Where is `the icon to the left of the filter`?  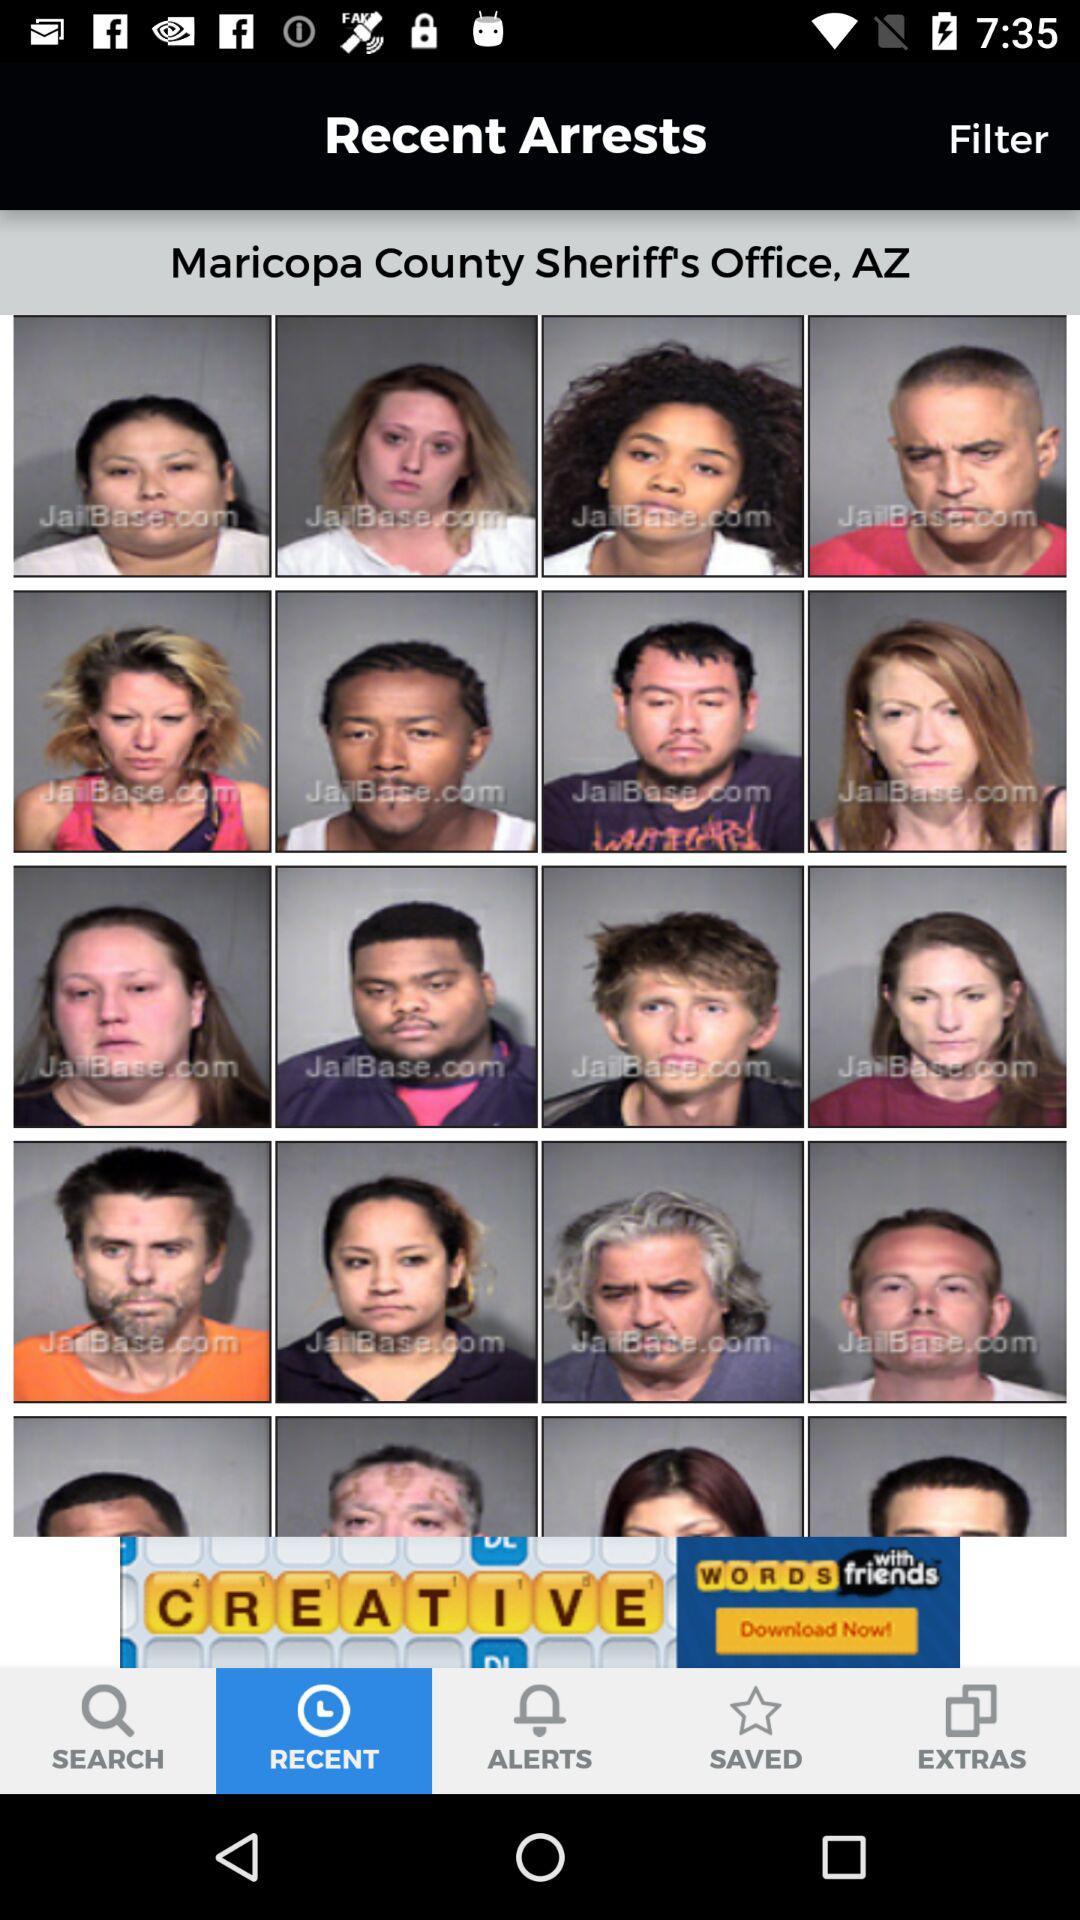
the icon to the left of the filter is located at coordinates (479, 134).